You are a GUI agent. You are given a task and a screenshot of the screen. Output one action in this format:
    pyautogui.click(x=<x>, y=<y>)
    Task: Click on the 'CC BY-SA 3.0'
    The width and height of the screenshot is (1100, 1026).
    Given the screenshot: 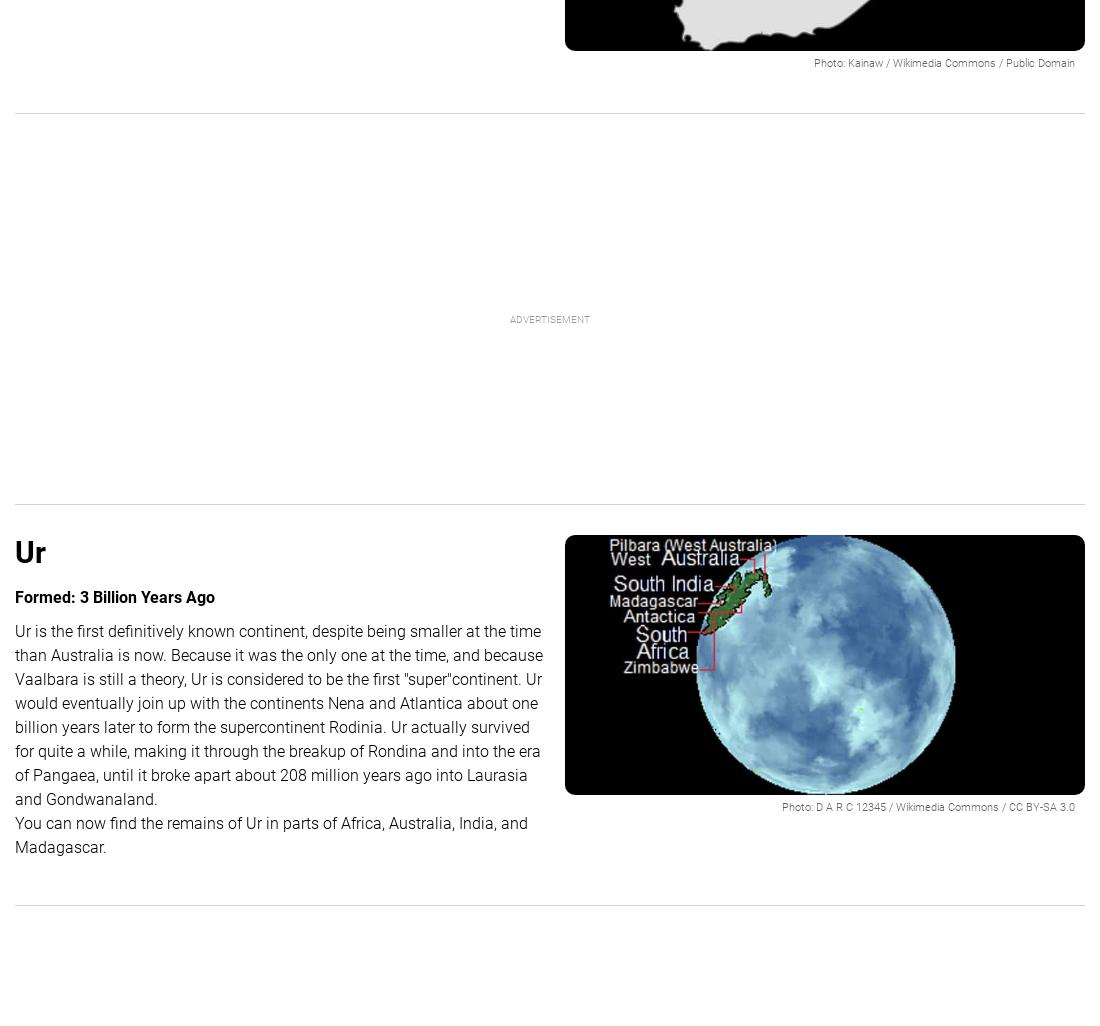 What is the action you would take?
    pyautogui.click(x=1042, y=806)
    